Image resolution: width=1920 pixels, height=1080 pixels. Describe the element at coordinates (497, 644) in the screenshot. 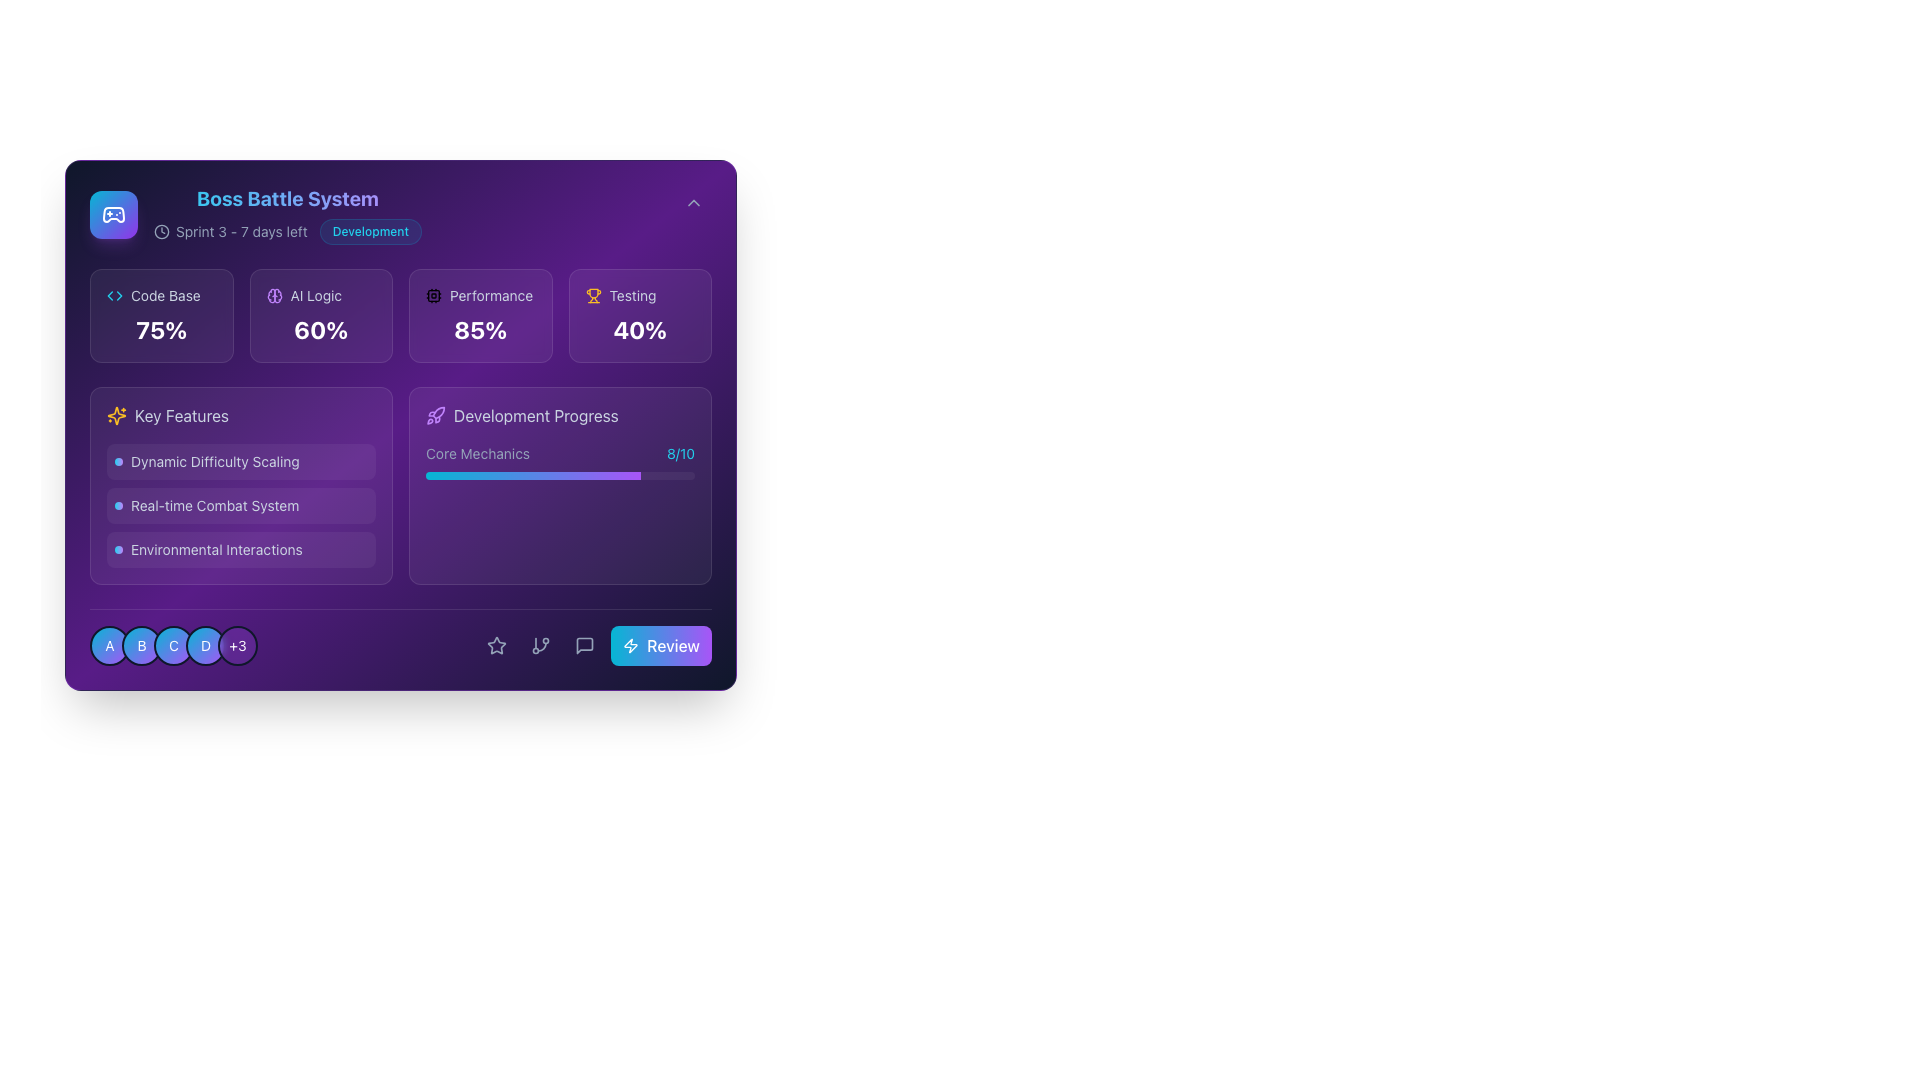

I see `the hollow star icon located in the bottom section of the interface` at that location.